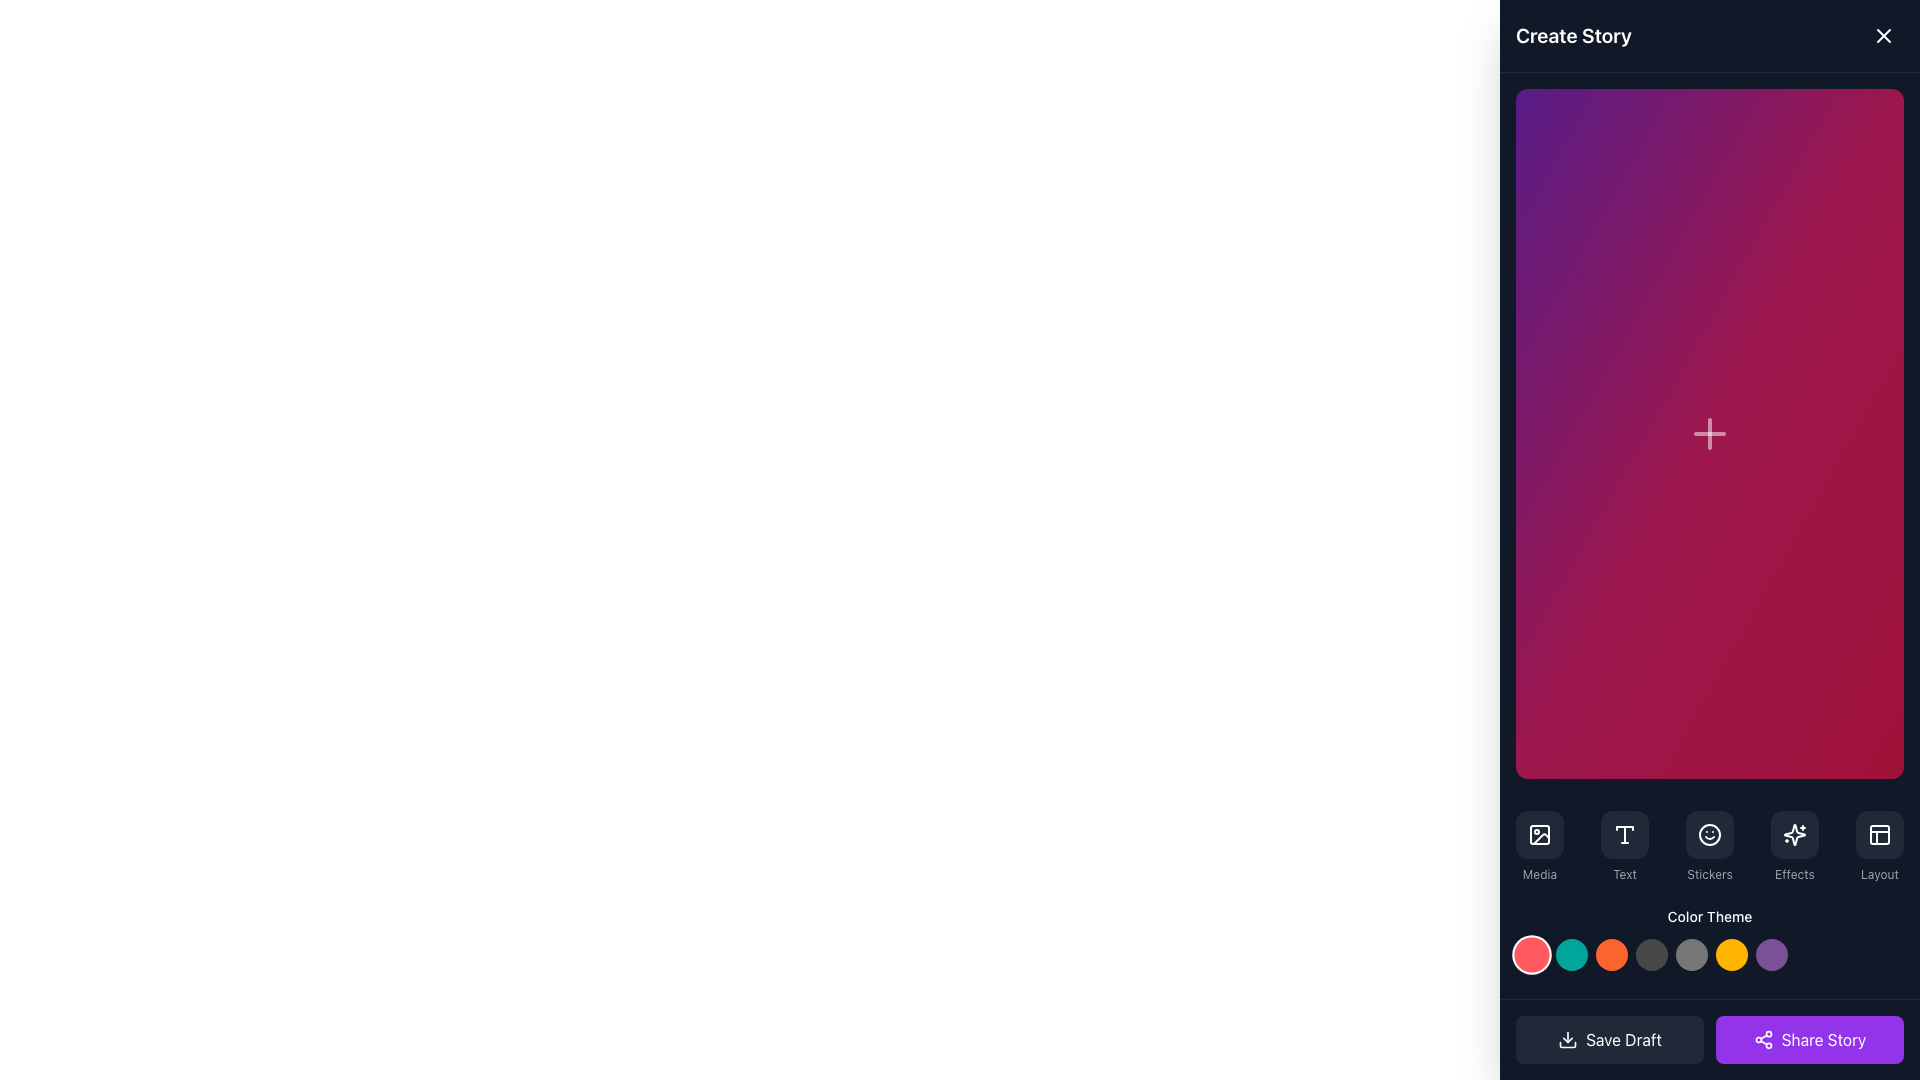 This screenshot has height=1080, width=1920. What do you see at coordinates (1771, 952) in the screenshot?
I see `the seventh circular button under the 'Color Theme' section` at bounding box center [1771, 952].